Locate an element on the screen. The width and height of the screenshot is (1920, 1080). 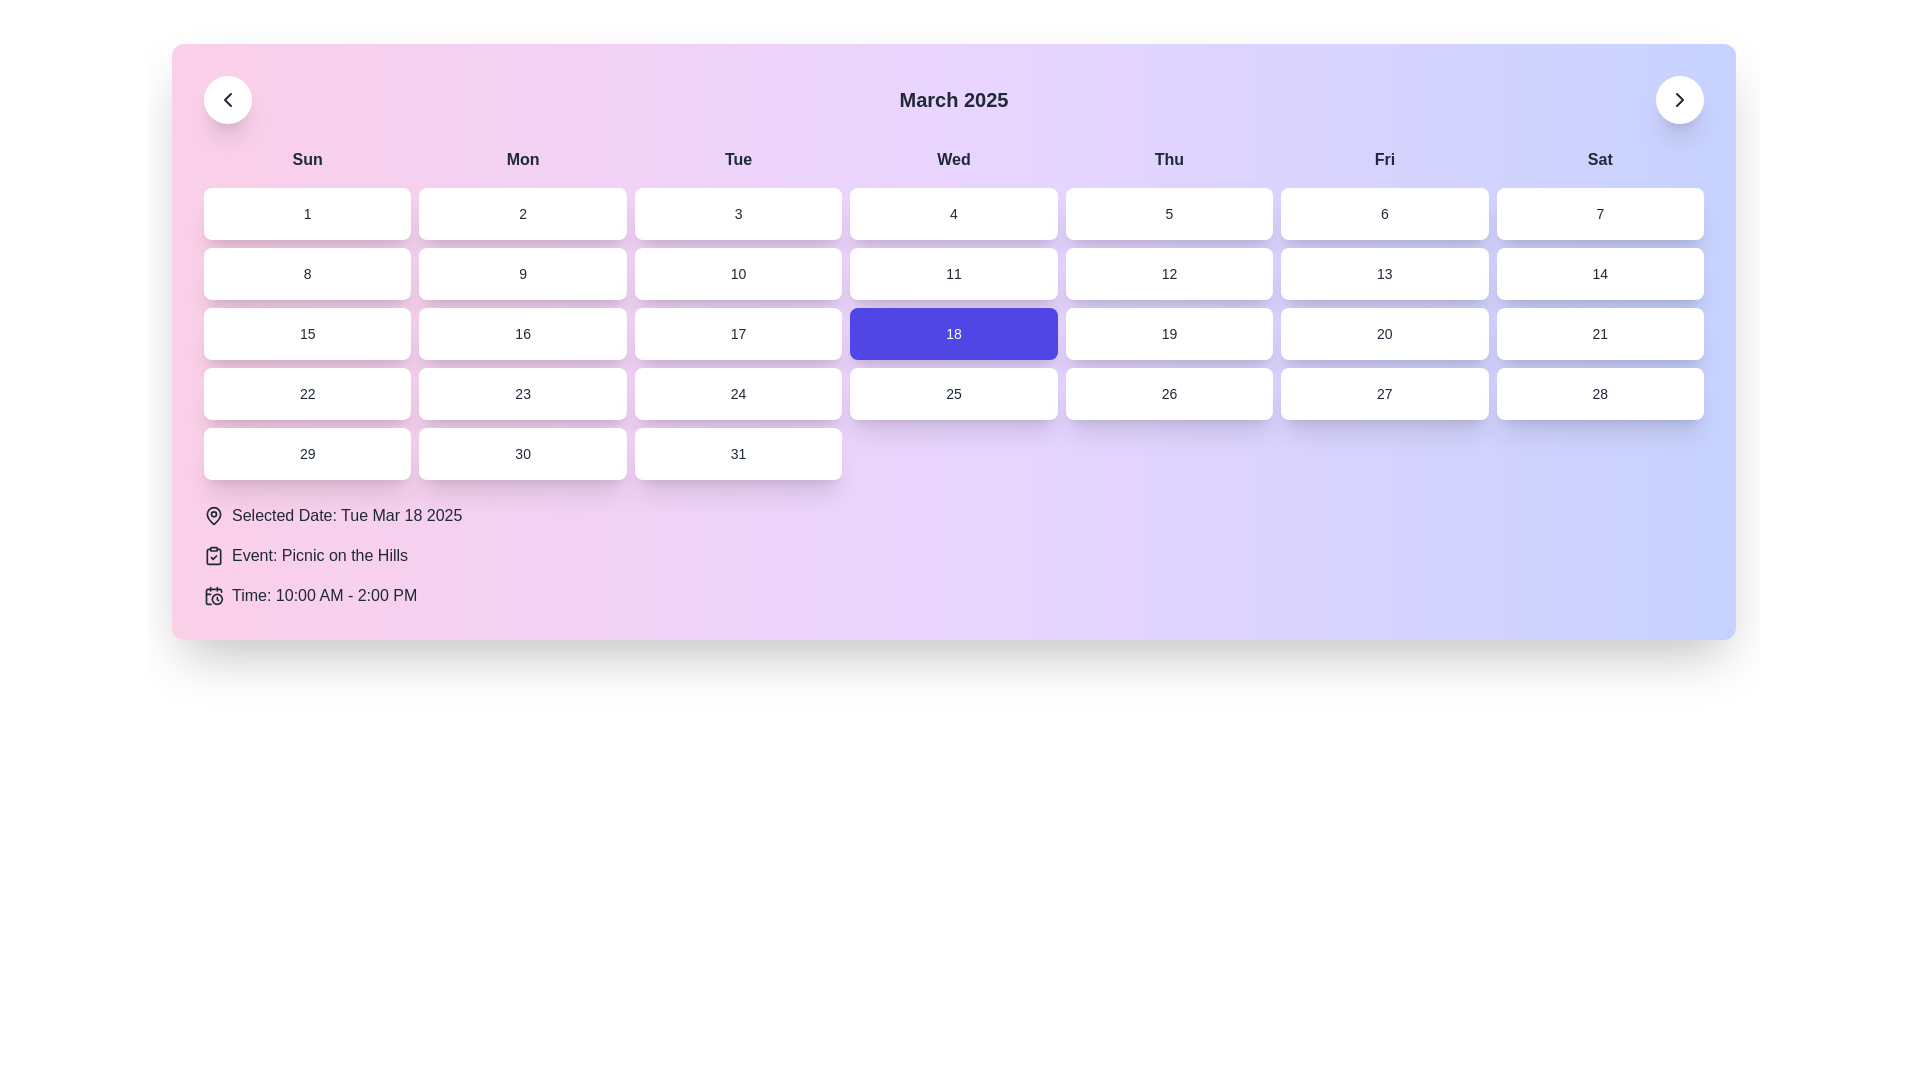
the white rectangular button with rounded corners containing the numeral '4' is located at coordinates (953, 213).